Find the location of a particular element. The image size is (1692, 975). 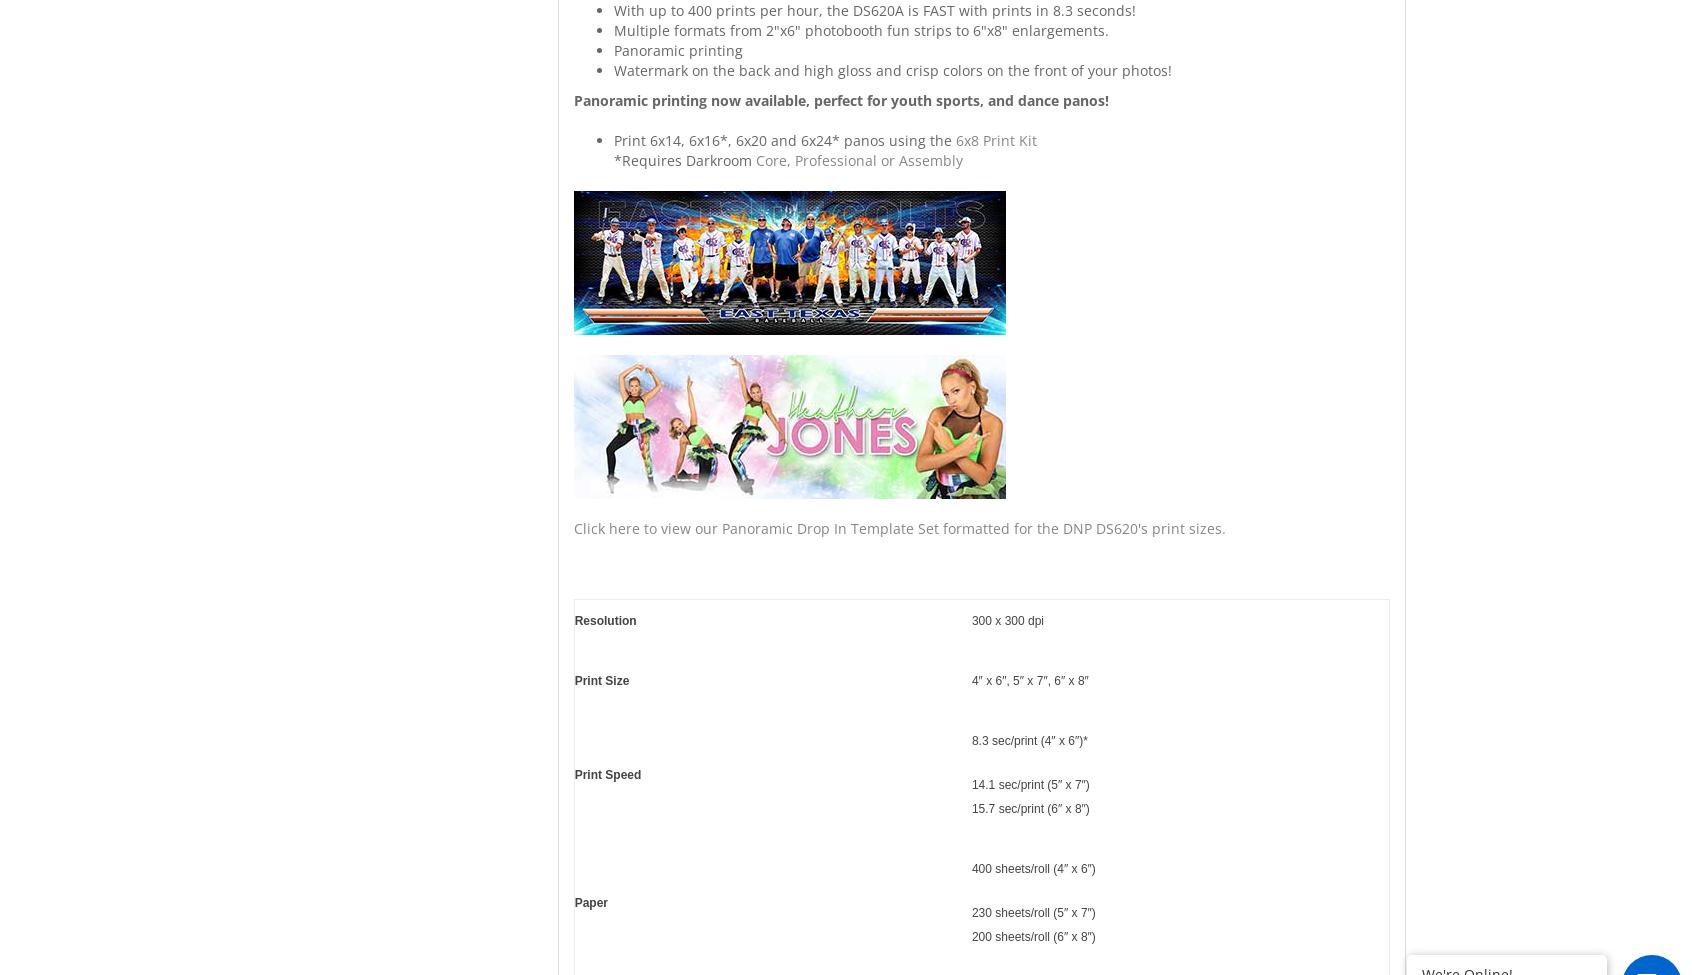

'Multiple formats from 2"x6" photobooth fun strips to 6"x8" enlargements.' is located at coordinates (859, 30).